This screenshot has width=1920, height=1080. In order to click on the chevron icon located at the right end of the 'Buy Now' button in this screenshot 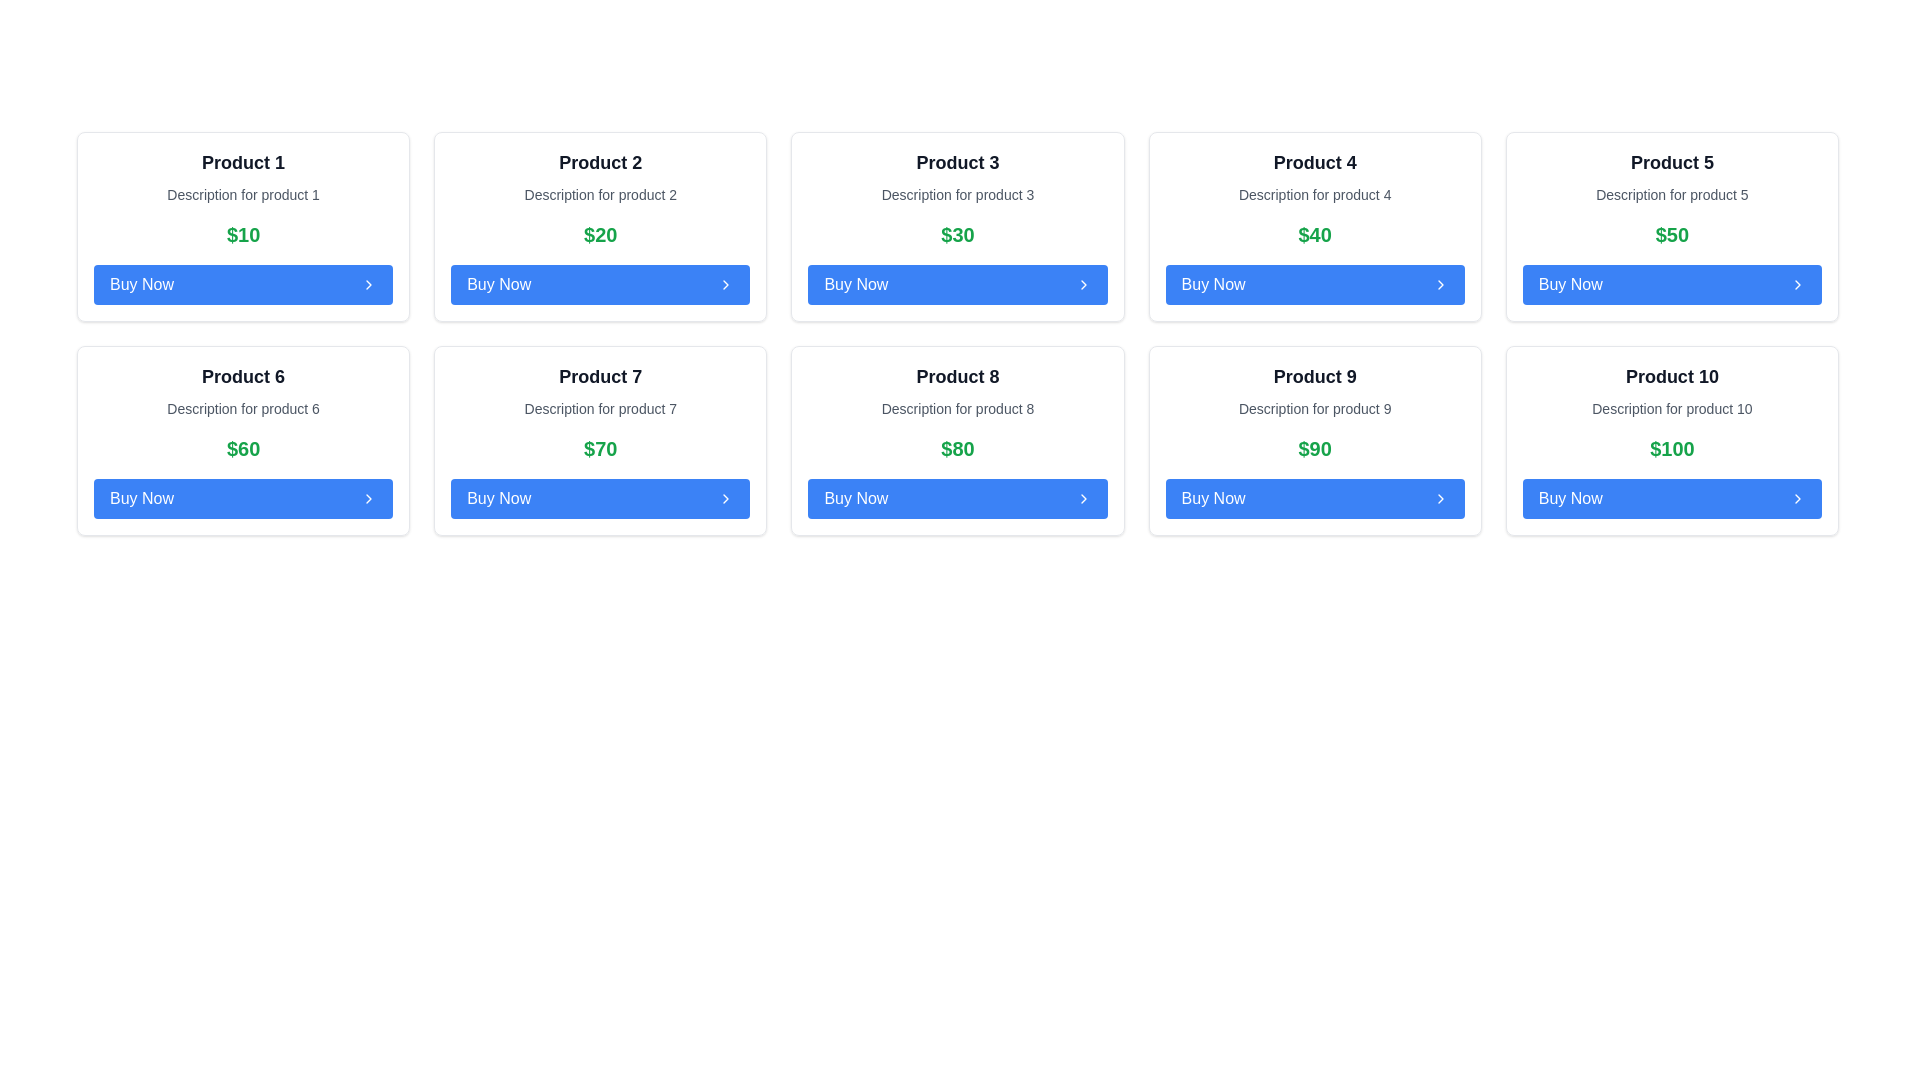, I will do `click(725, 285)`.